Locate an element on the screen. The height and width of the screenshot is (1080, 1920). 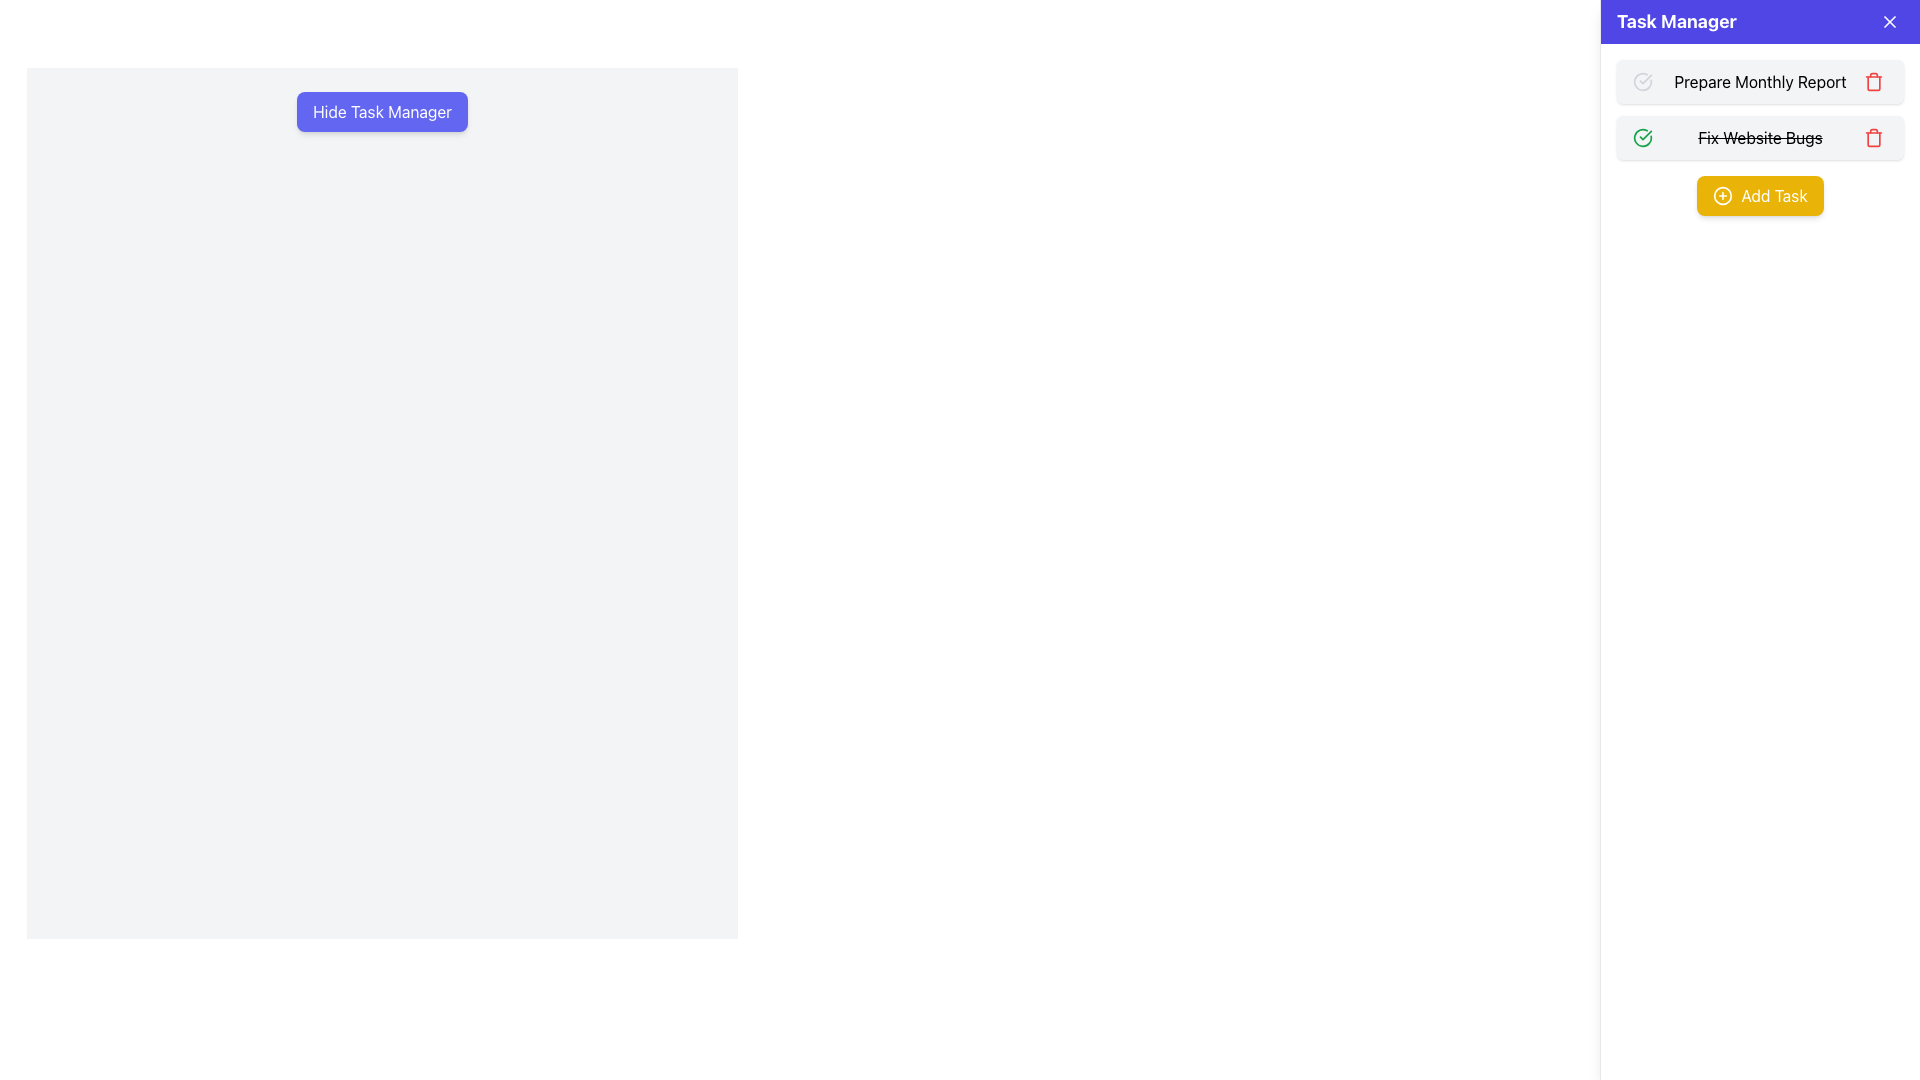
the icon that serves as a symbolic indicator for adding a task, located to the left of the 'Add Task' text is located at coordinates (1722, 196).